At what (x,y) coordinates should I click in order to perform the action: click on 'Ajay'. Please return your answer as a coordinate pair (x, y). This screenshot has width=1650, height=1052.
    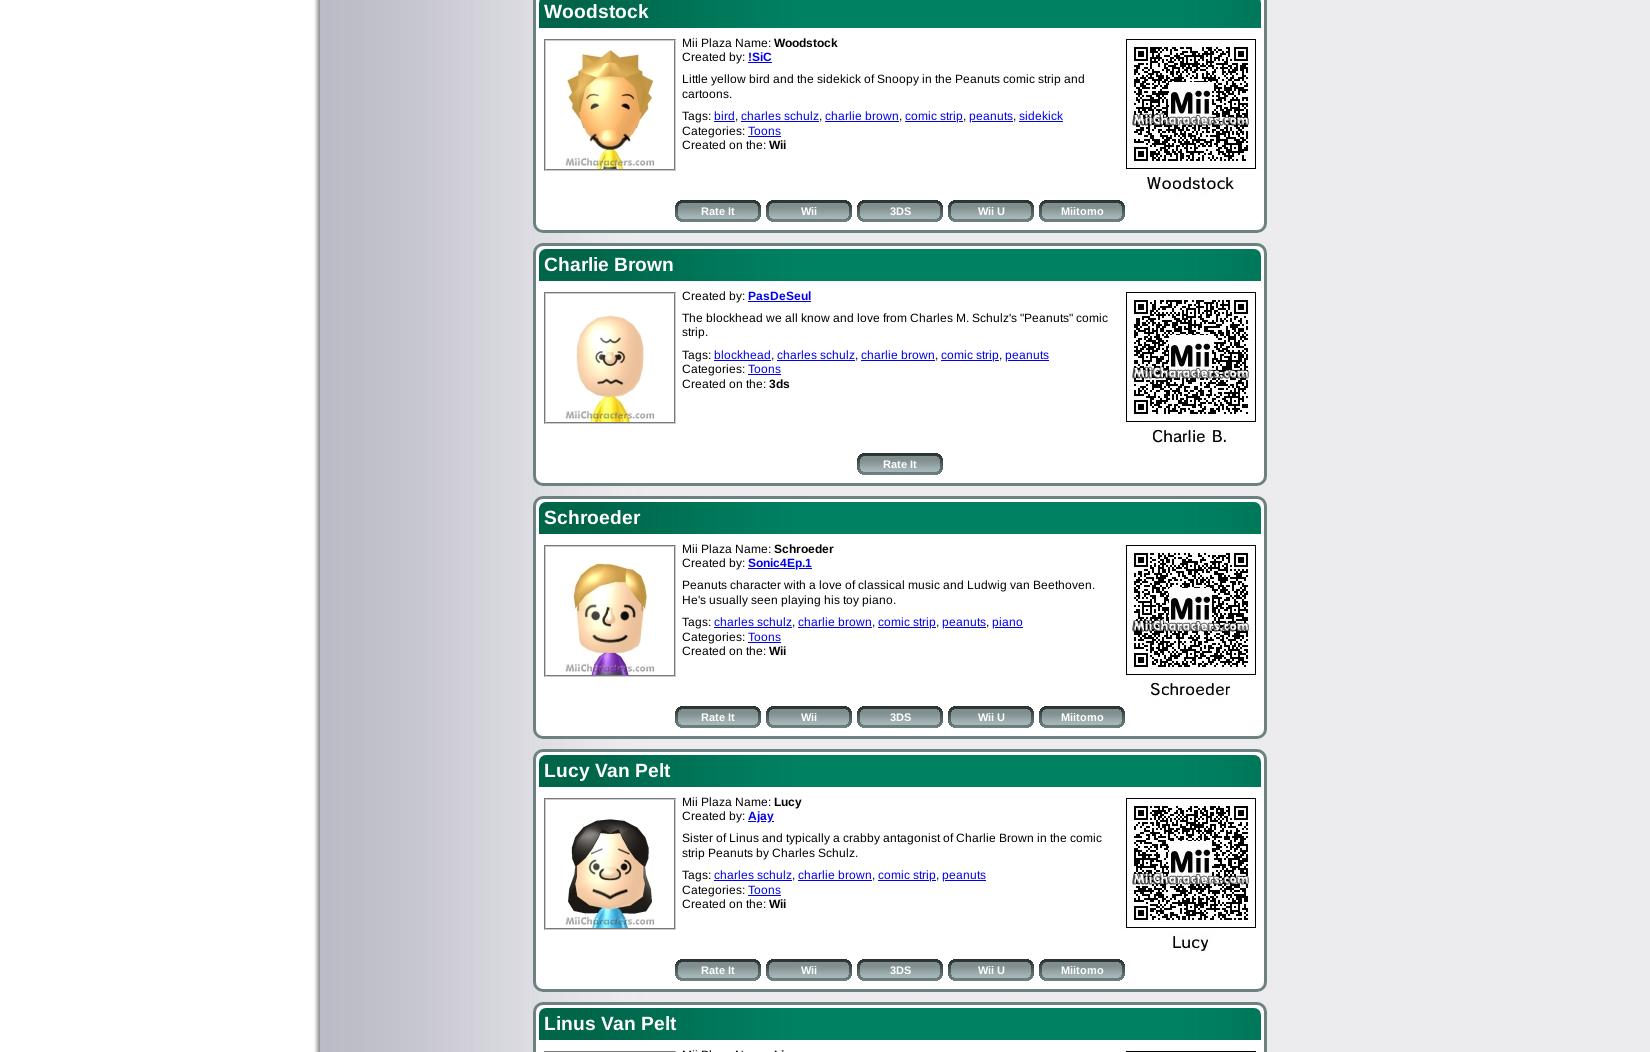
    Looking at the image, I should click on (759, 814).